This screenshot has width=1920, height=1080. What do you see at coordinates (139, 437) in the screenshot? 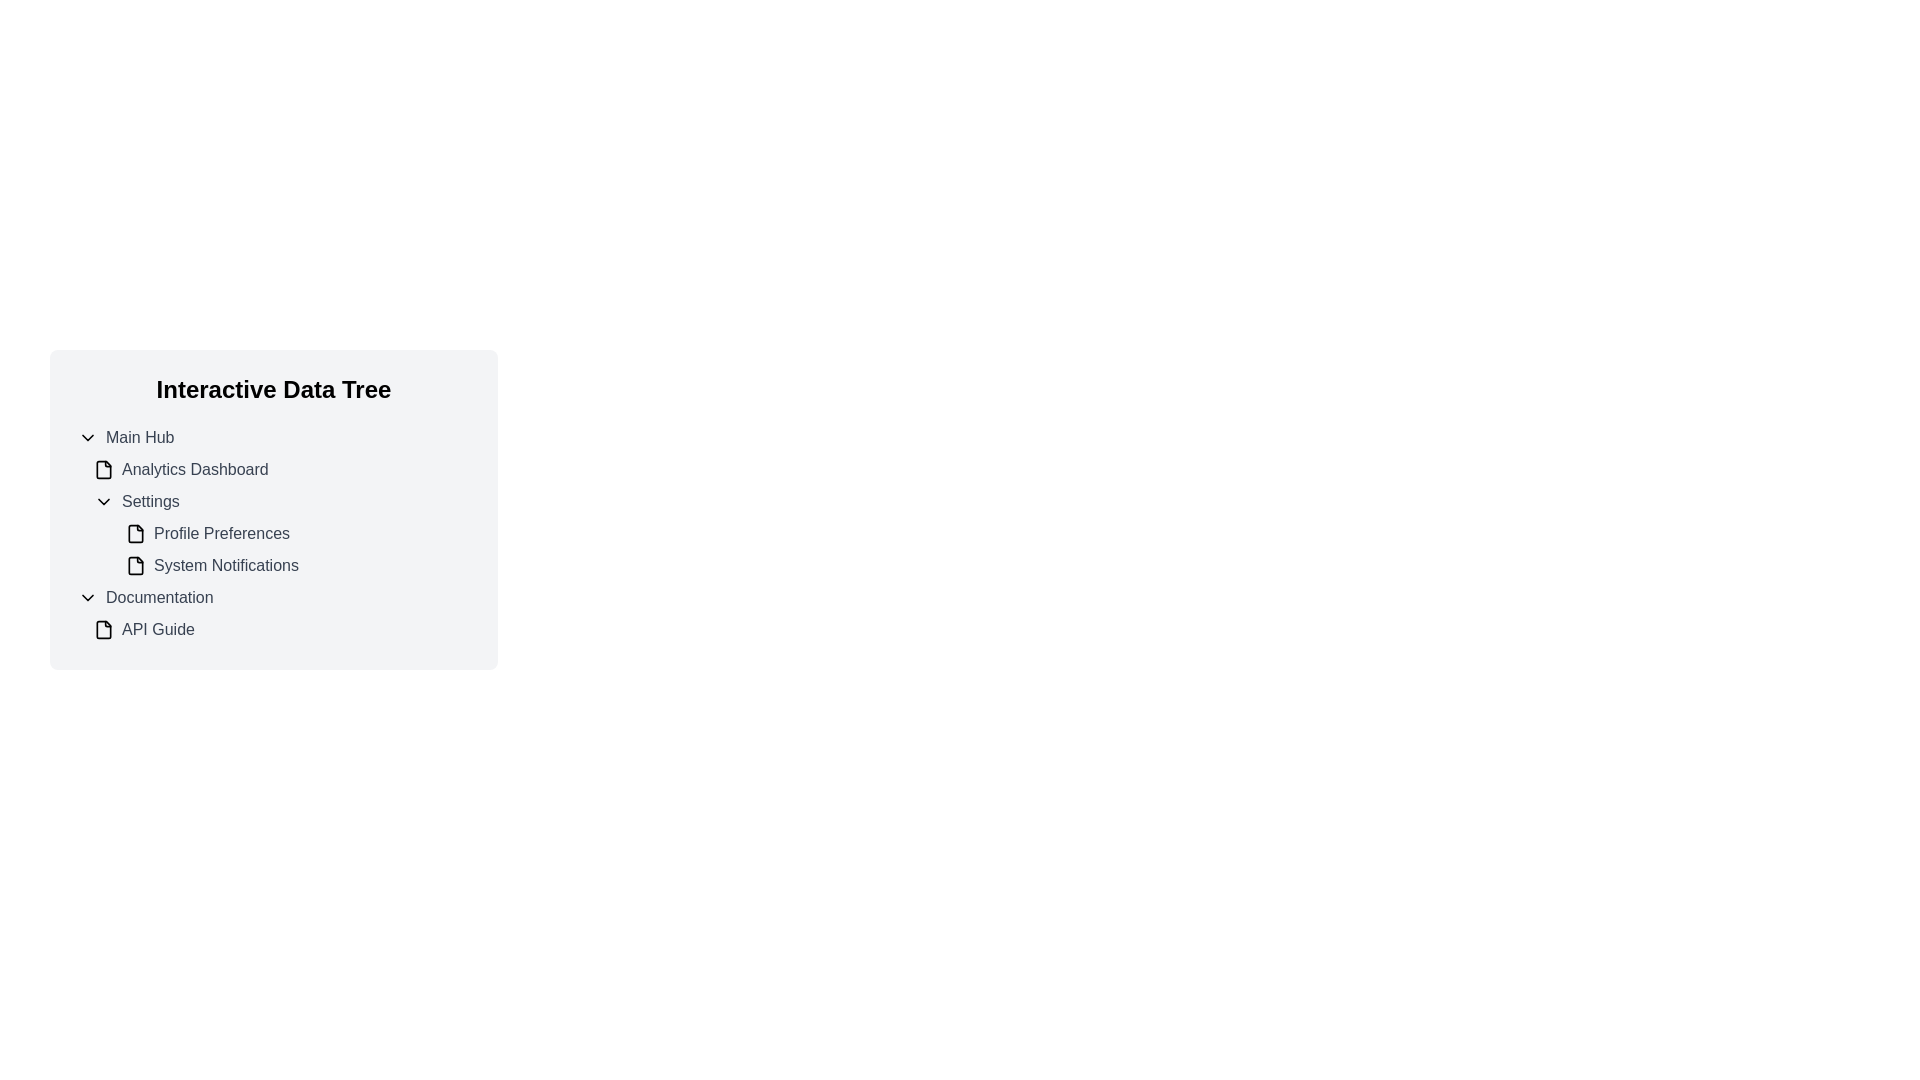
I see `the 'Main Hub' text label with a gray font color` at bounding box center [139, 437].